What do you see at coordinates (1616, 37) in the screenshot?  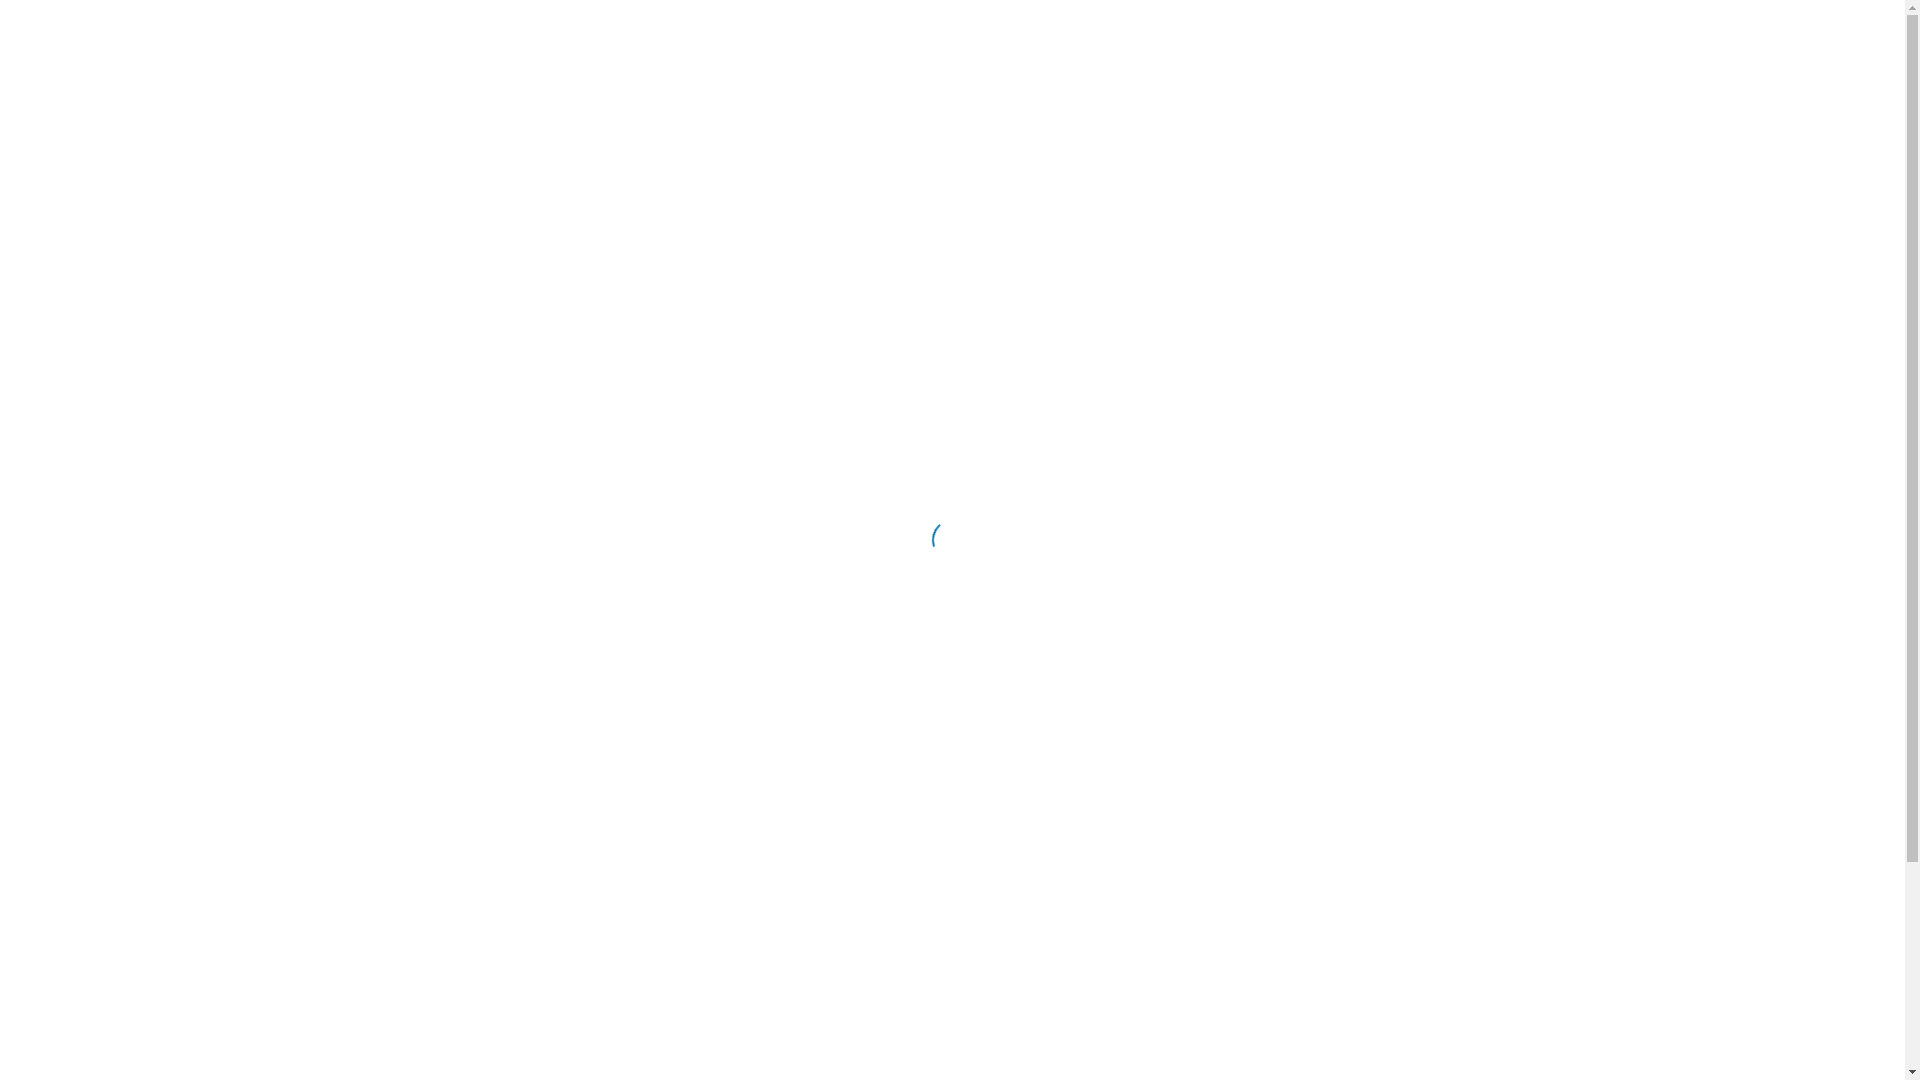 I see `'116'` at bounding box center [1616, 37].